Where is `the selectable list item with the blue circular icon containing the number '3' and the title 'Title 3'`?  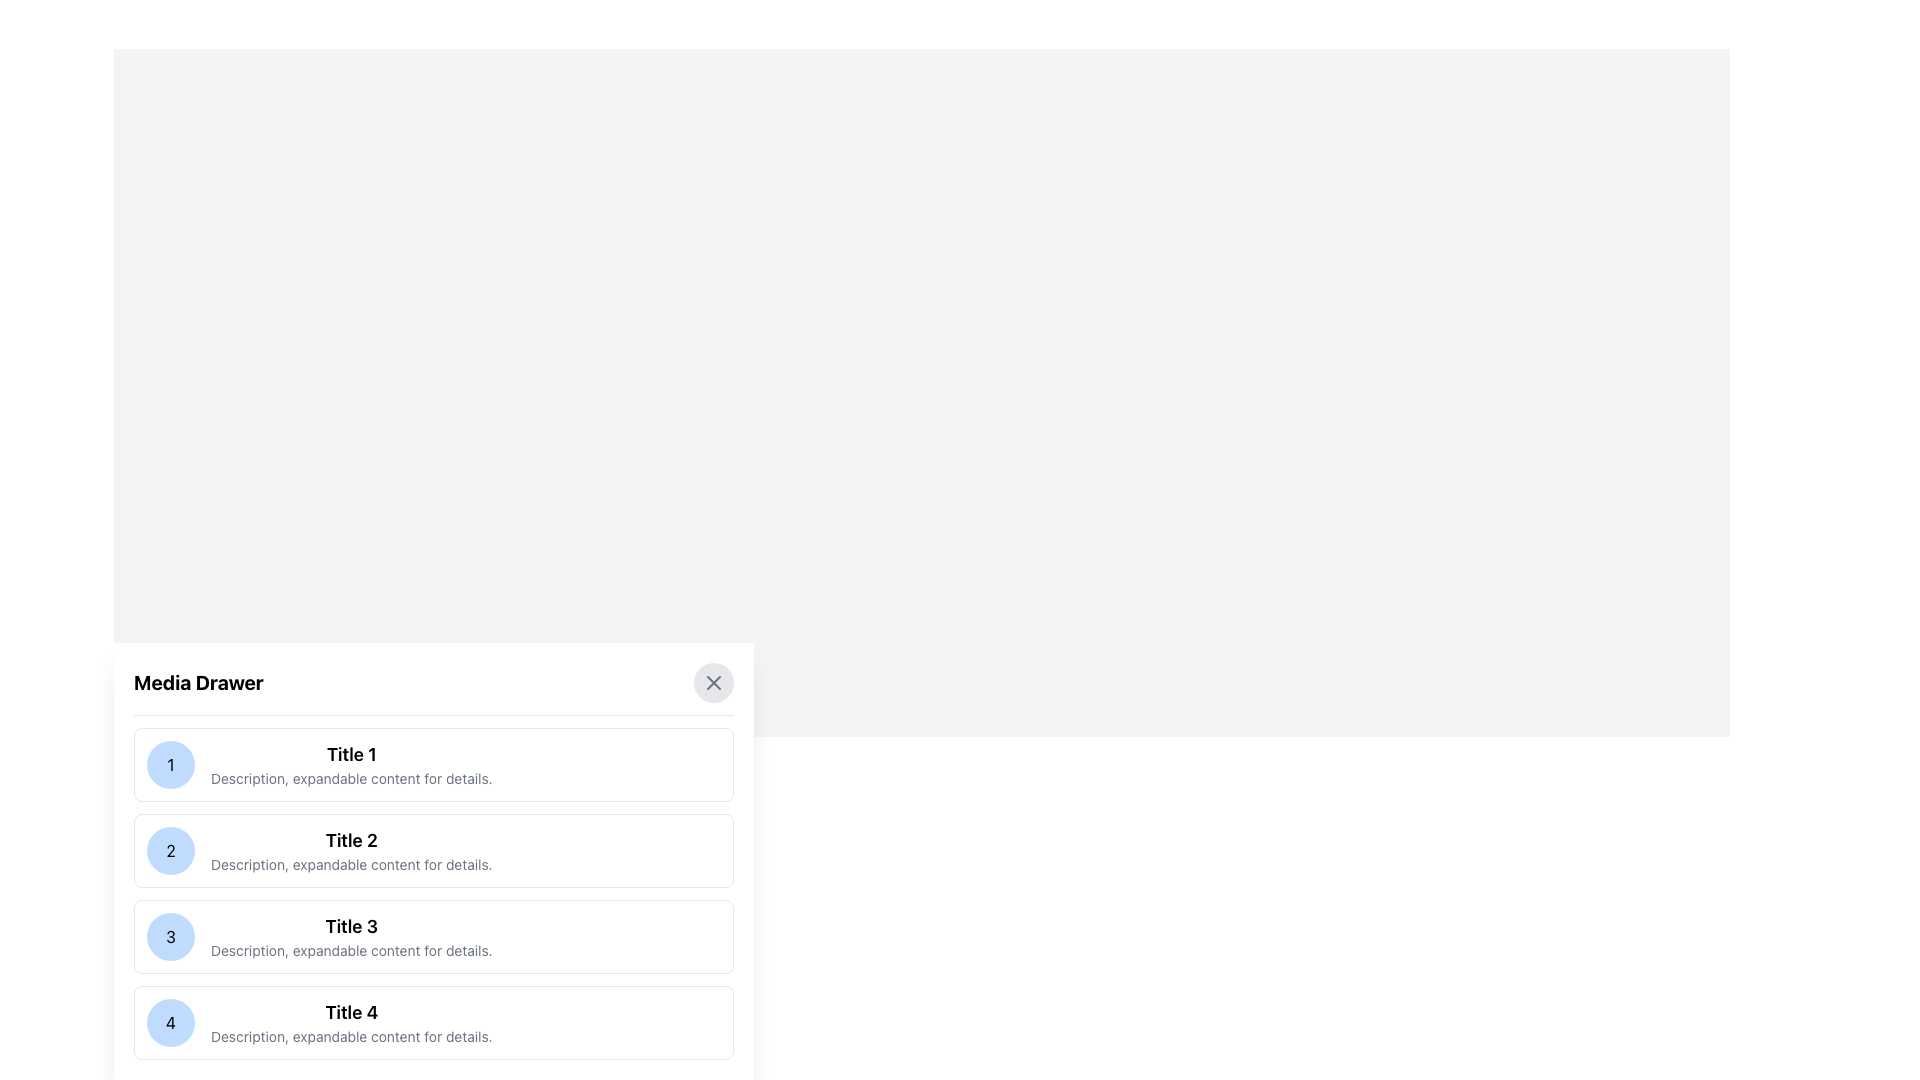
the selectable list item with the blue circular icon containing the number '3' and the title 'Title 3' is located at coordinates (432, 937).